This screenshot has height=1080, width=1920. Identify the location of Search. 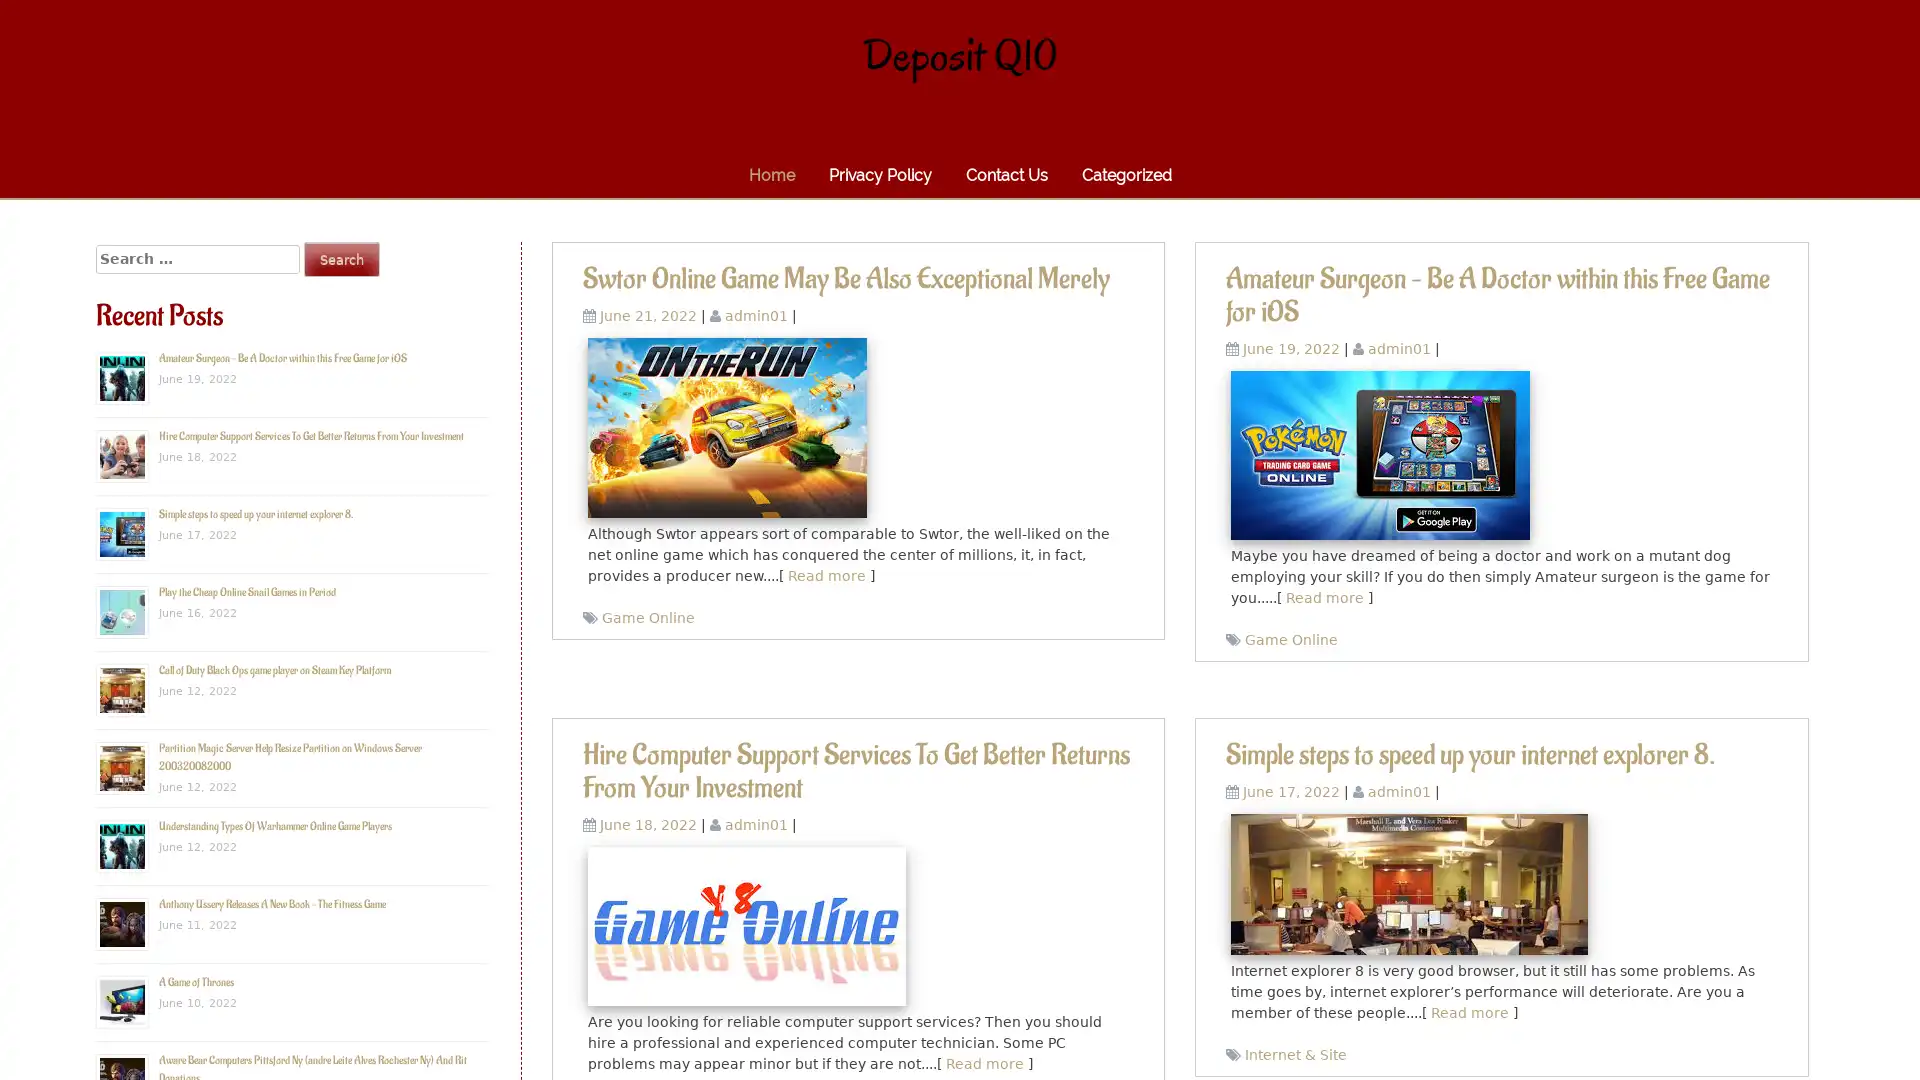
(341, 258).